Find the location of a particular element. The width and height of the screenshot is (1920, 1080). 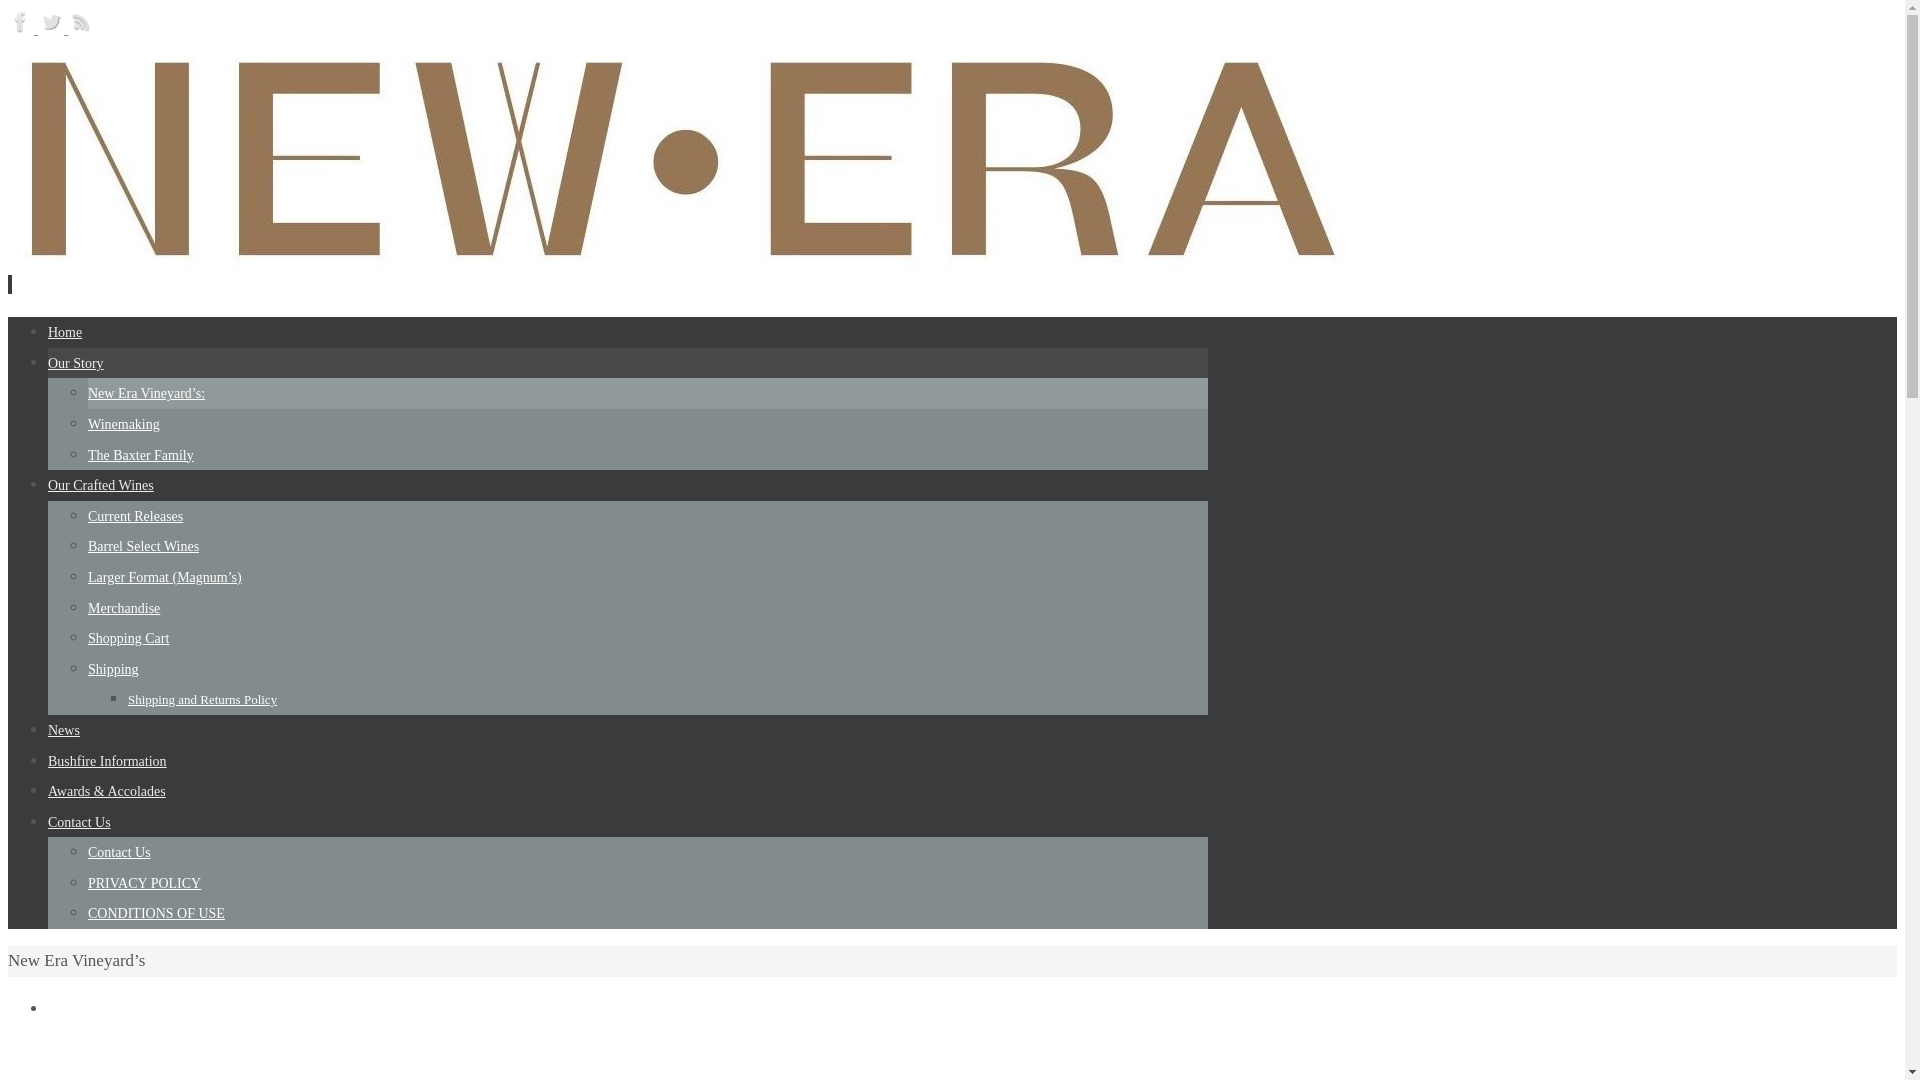

'Shipping and Returns Policy' is located at coordinates (202, 698).